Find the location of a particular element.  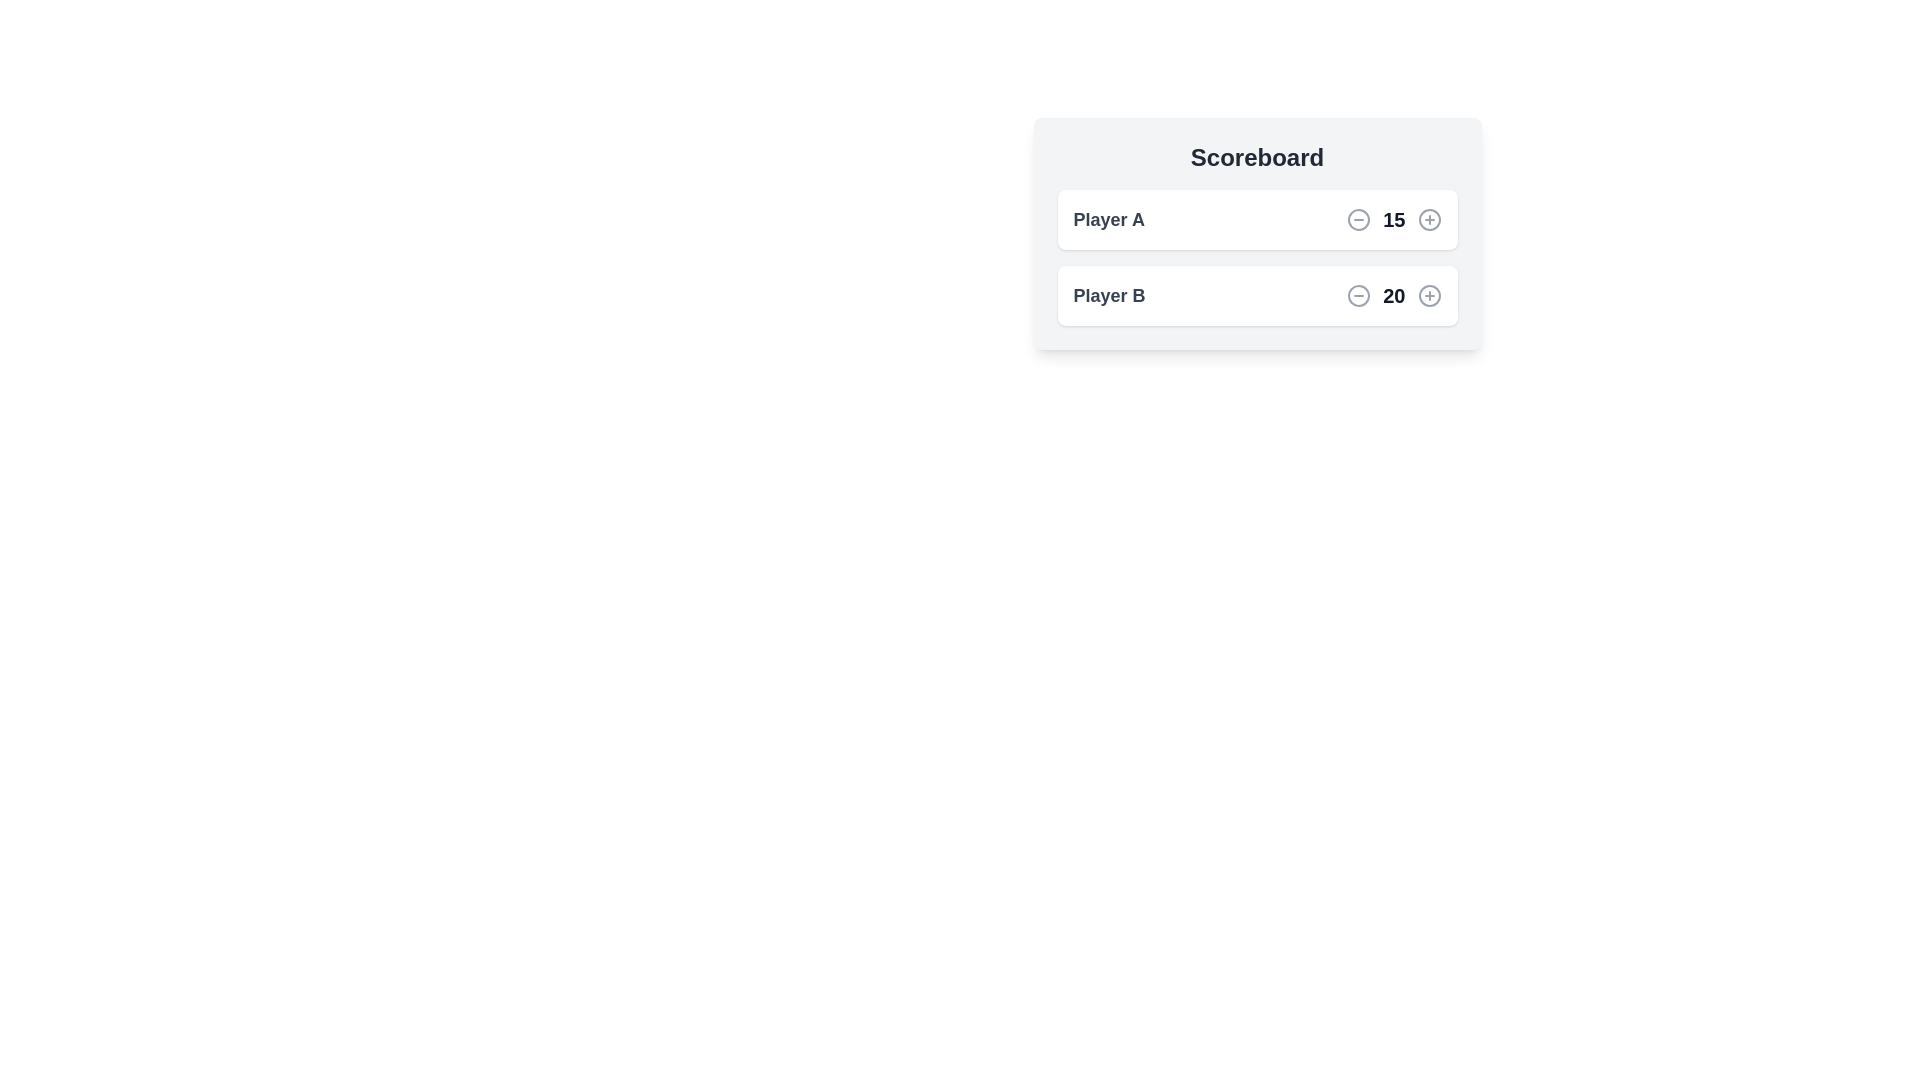

the increment button for Player A's score is located at coordinates (1428, 219).